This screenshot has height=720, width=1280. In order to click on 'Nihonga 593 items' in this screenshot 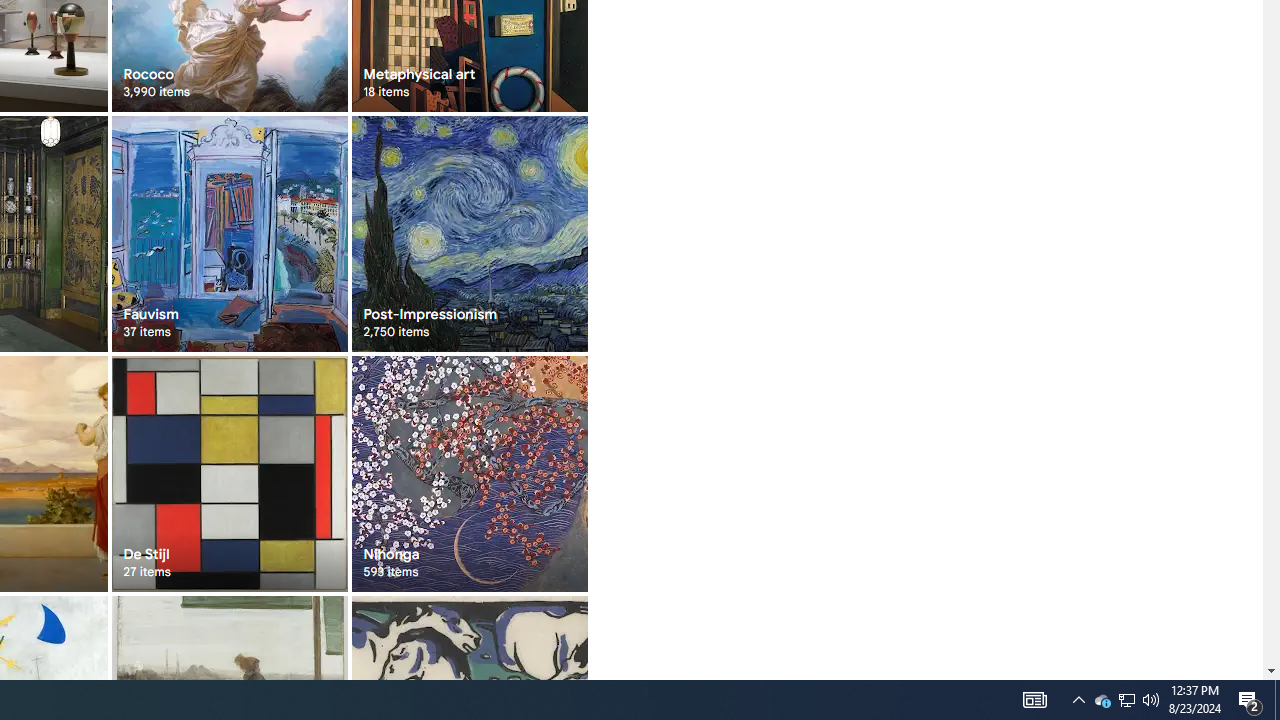, I will do `click(468, 473)`.